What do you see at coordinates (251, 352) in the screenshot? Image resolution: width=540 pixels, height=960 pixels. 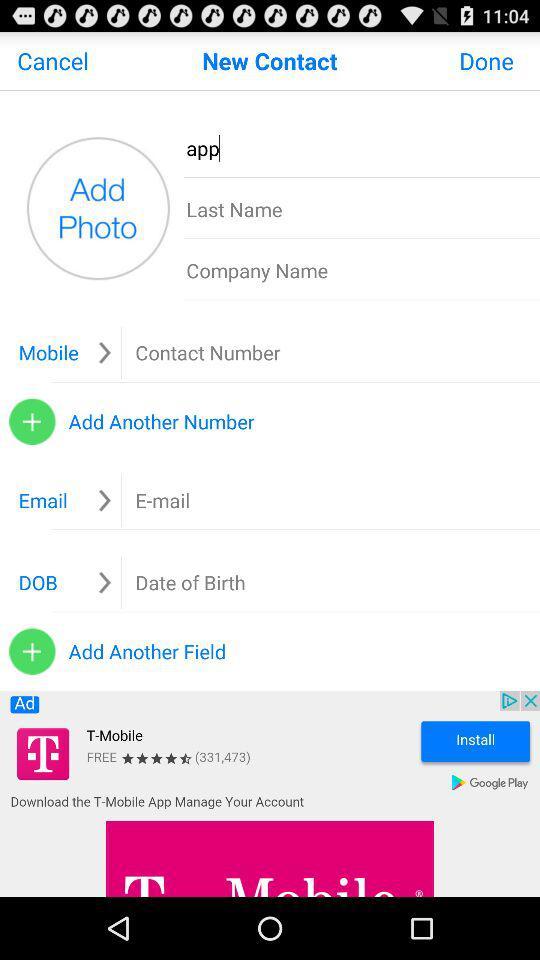 I see `ender contact number box` at bounding box center [251, 352].